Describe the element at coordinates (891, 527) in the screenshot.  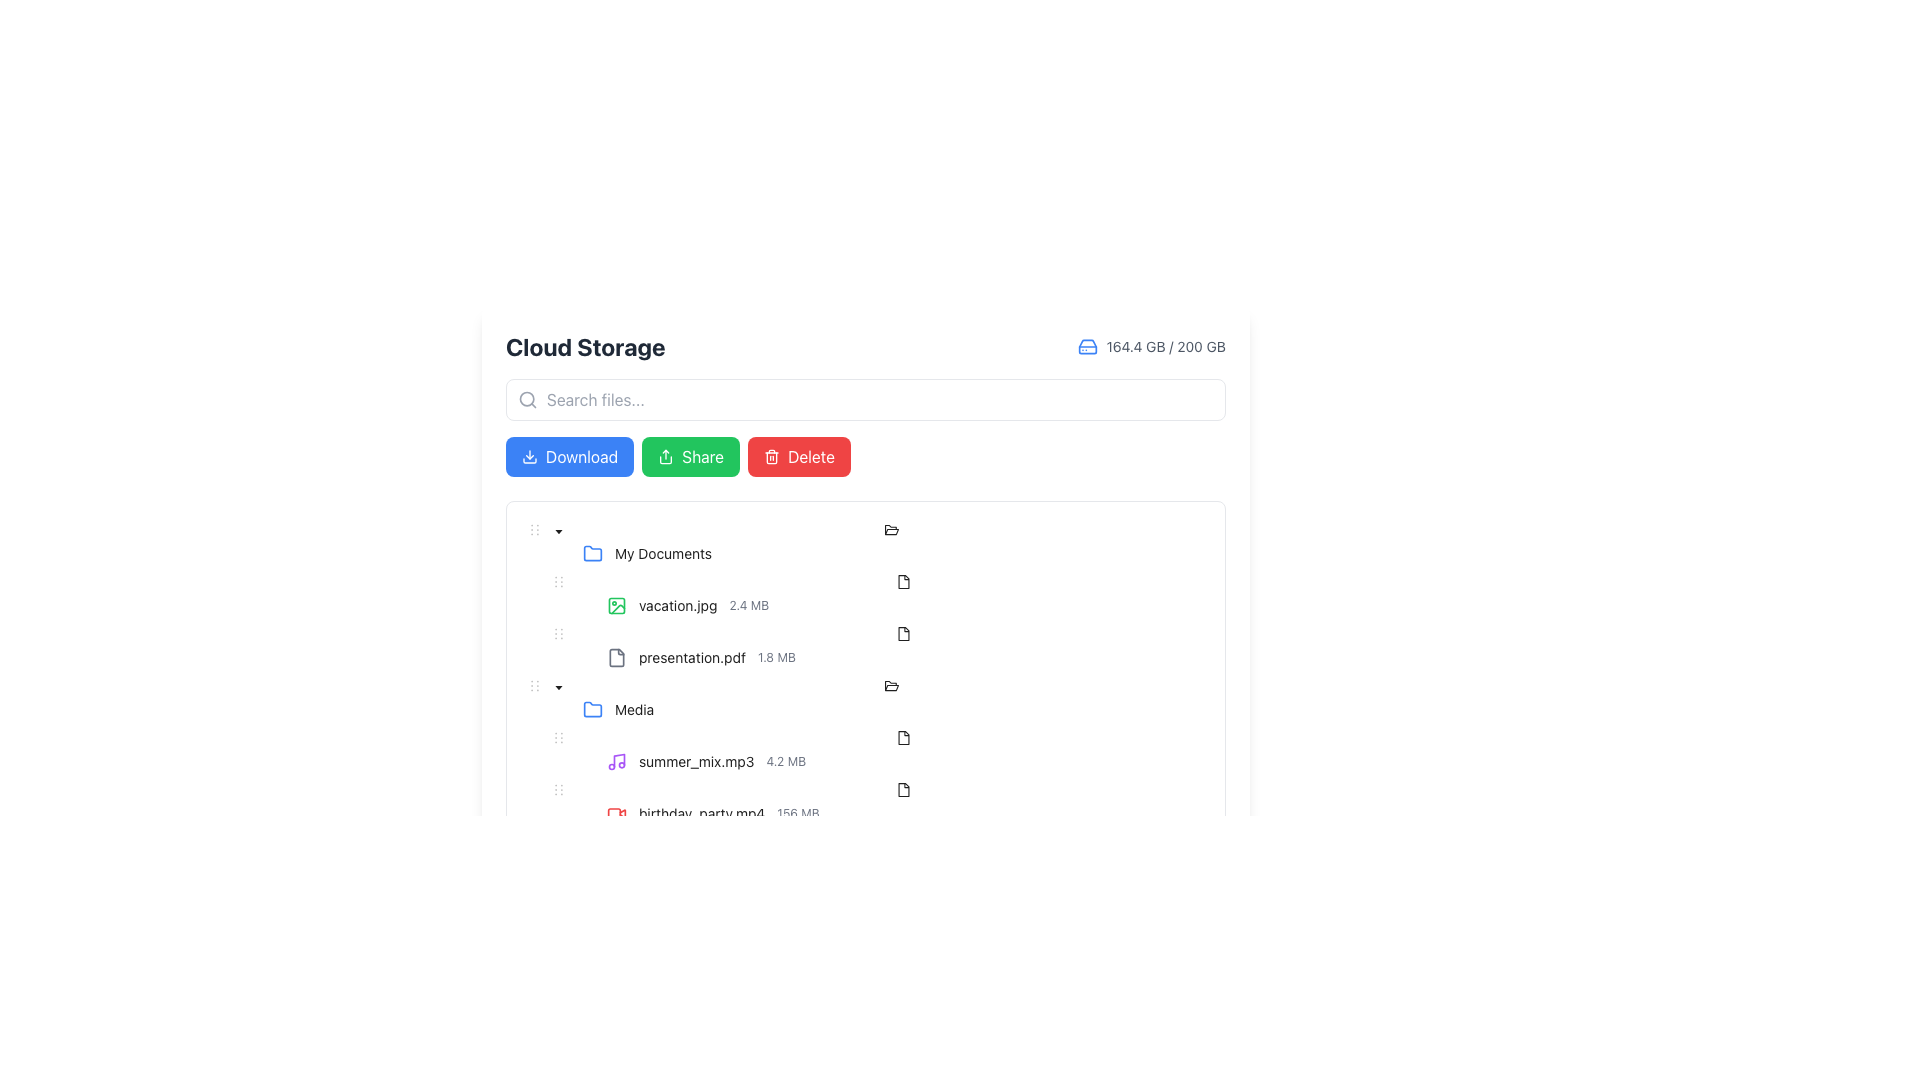
I see `the folder icon representing the 'Media' folder in the file hierarchy` at that location.